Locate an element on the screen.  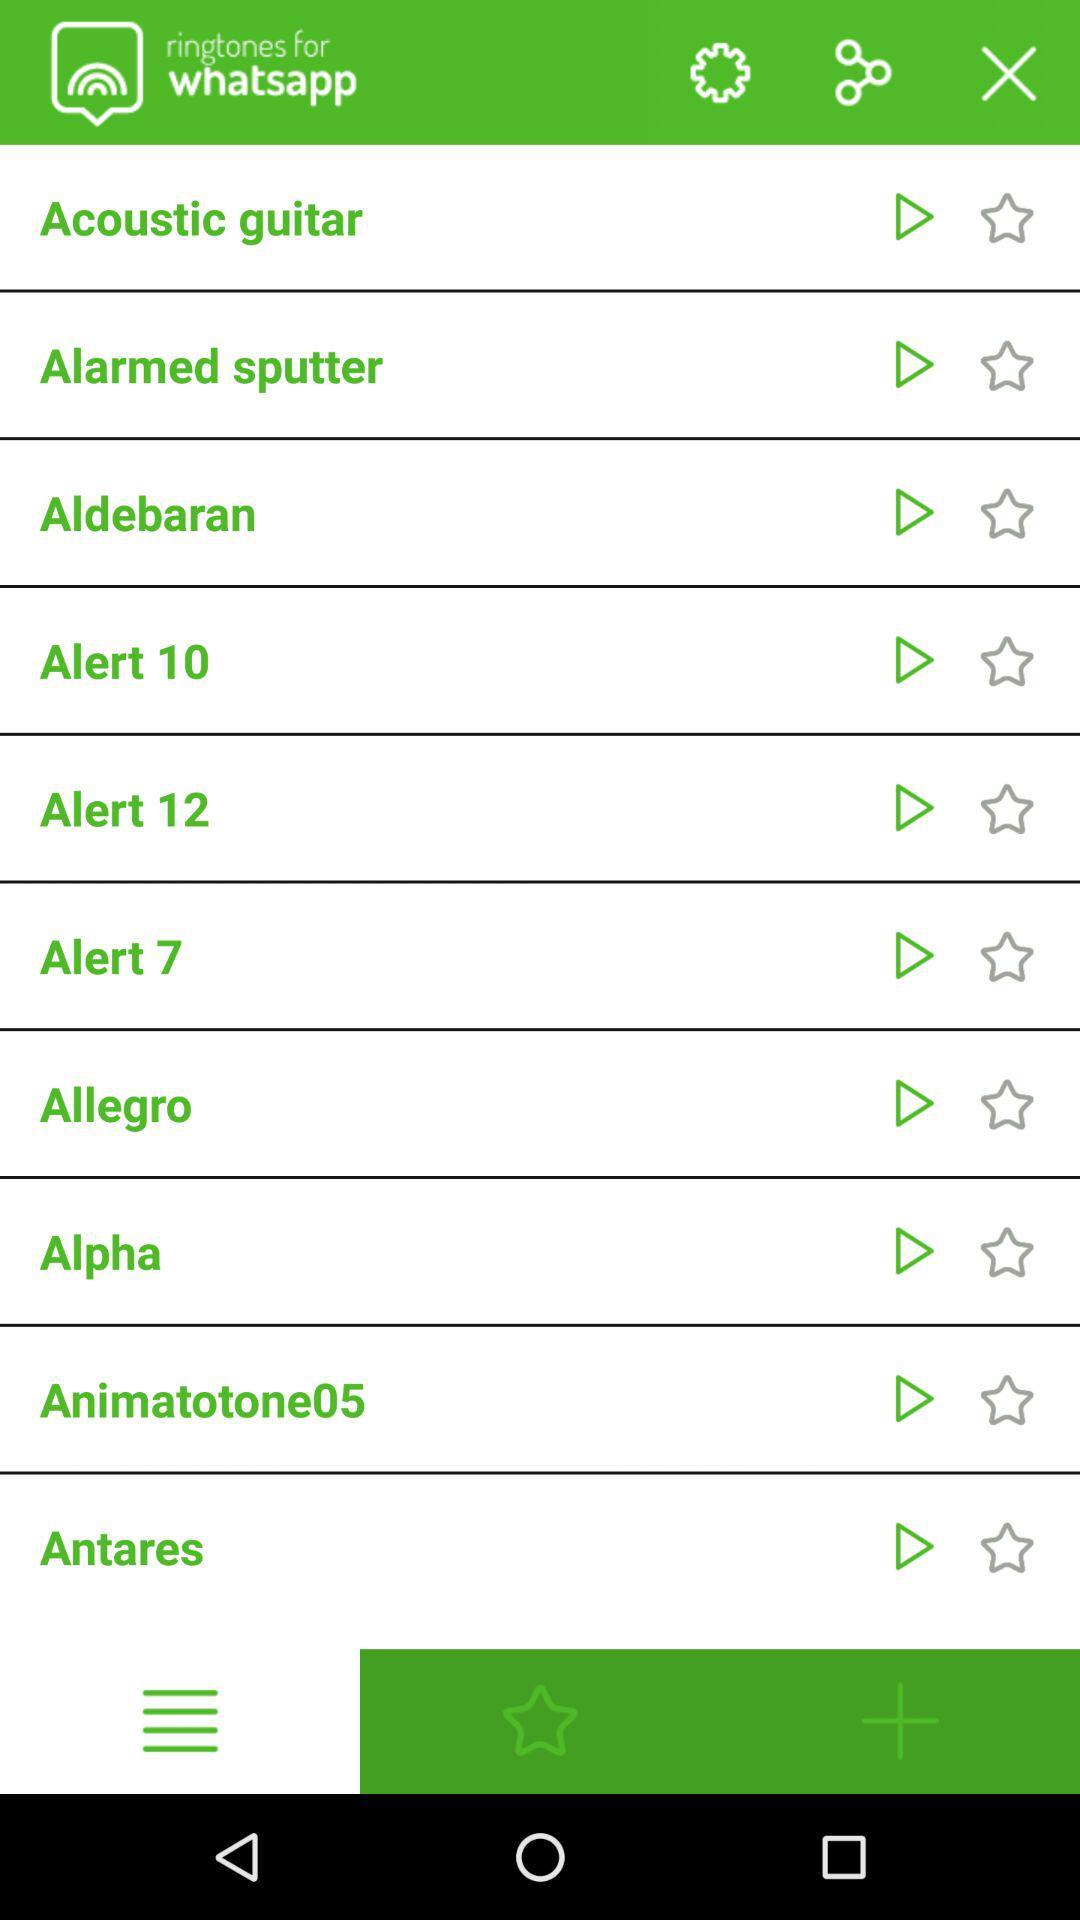
the alarmed sputter is located at coordinates (454, 364).